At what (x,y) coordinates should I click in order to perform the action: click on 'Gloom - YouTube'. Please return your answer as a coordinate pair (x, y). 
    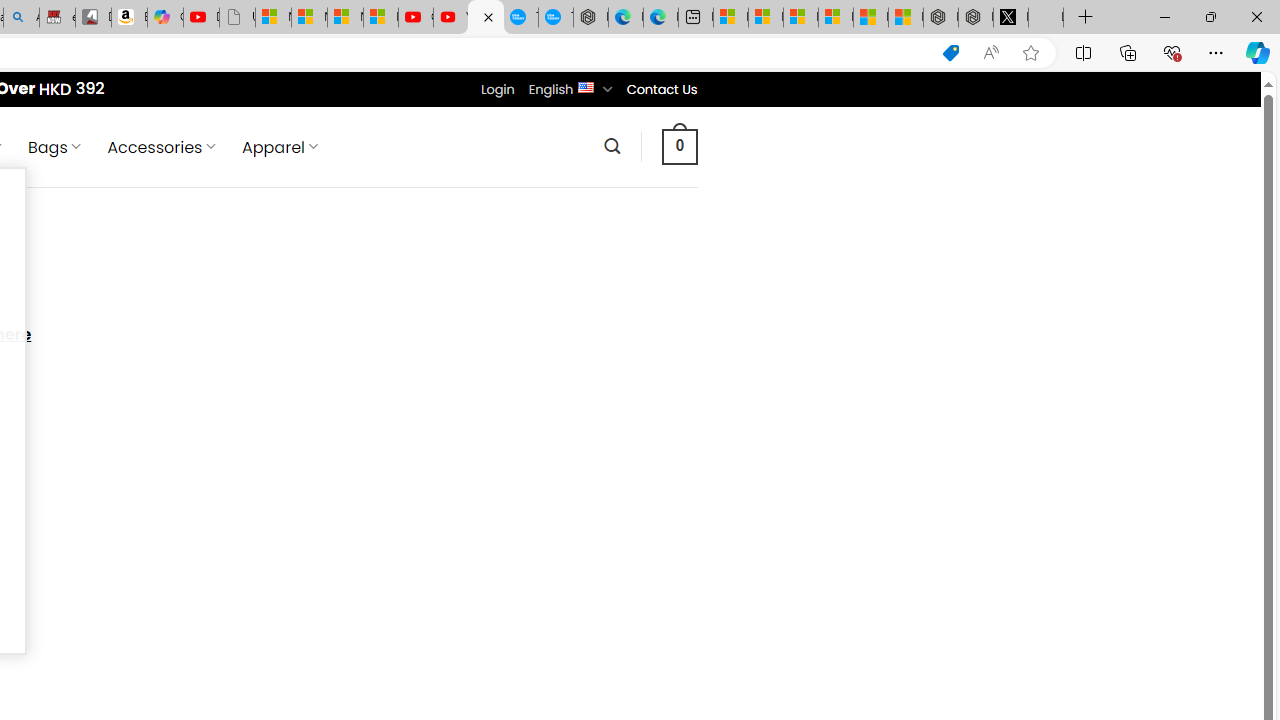
    Looking at the image, I should click on (415, 17).